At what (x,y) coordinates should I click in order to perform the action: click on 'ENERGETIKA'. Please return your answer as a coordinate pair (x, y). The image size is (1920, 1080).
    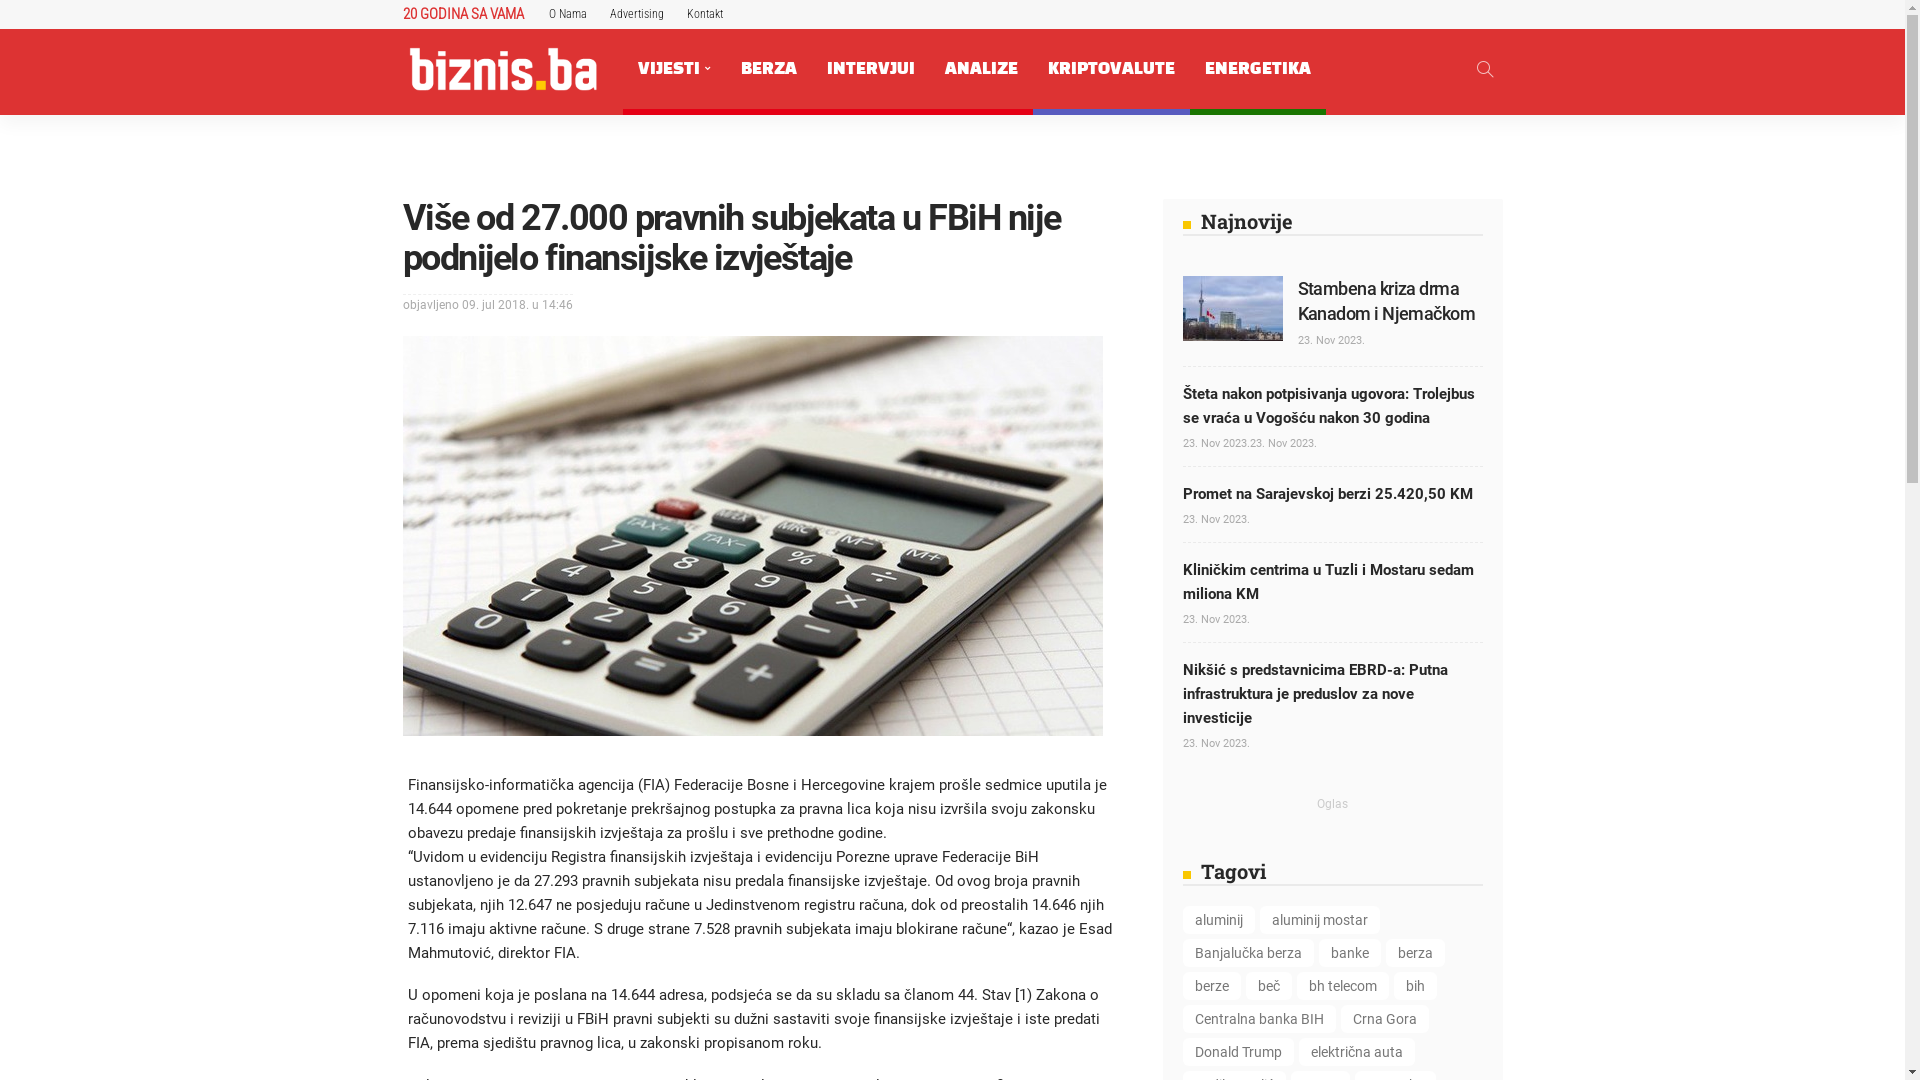
    Looking at the image, I should click on (1190, 68).